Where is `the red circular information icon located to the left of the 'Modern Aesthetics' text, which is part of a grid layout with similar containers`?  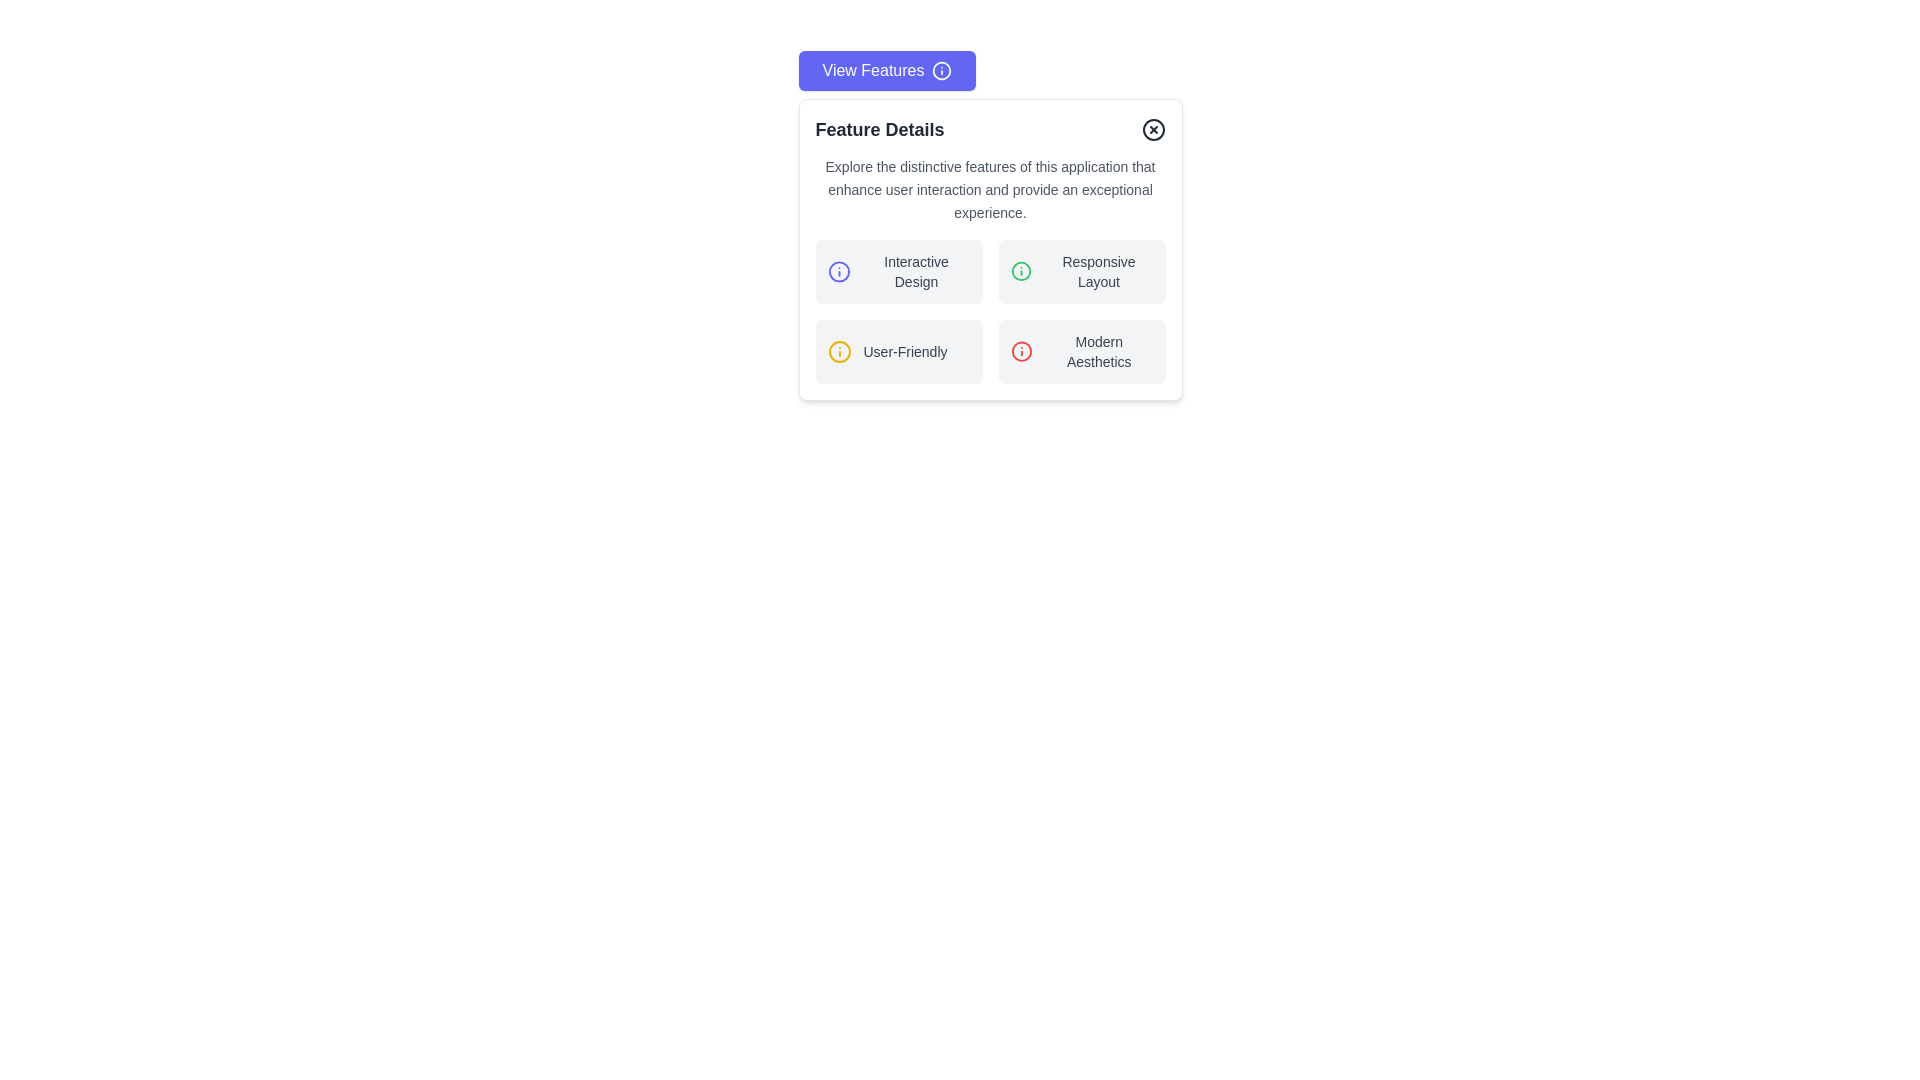 the red circular information icon located to the left of the 'Modern Aesthetics' text, which is part of a grid layout with similar containers is located at coordinates (1021, 351).